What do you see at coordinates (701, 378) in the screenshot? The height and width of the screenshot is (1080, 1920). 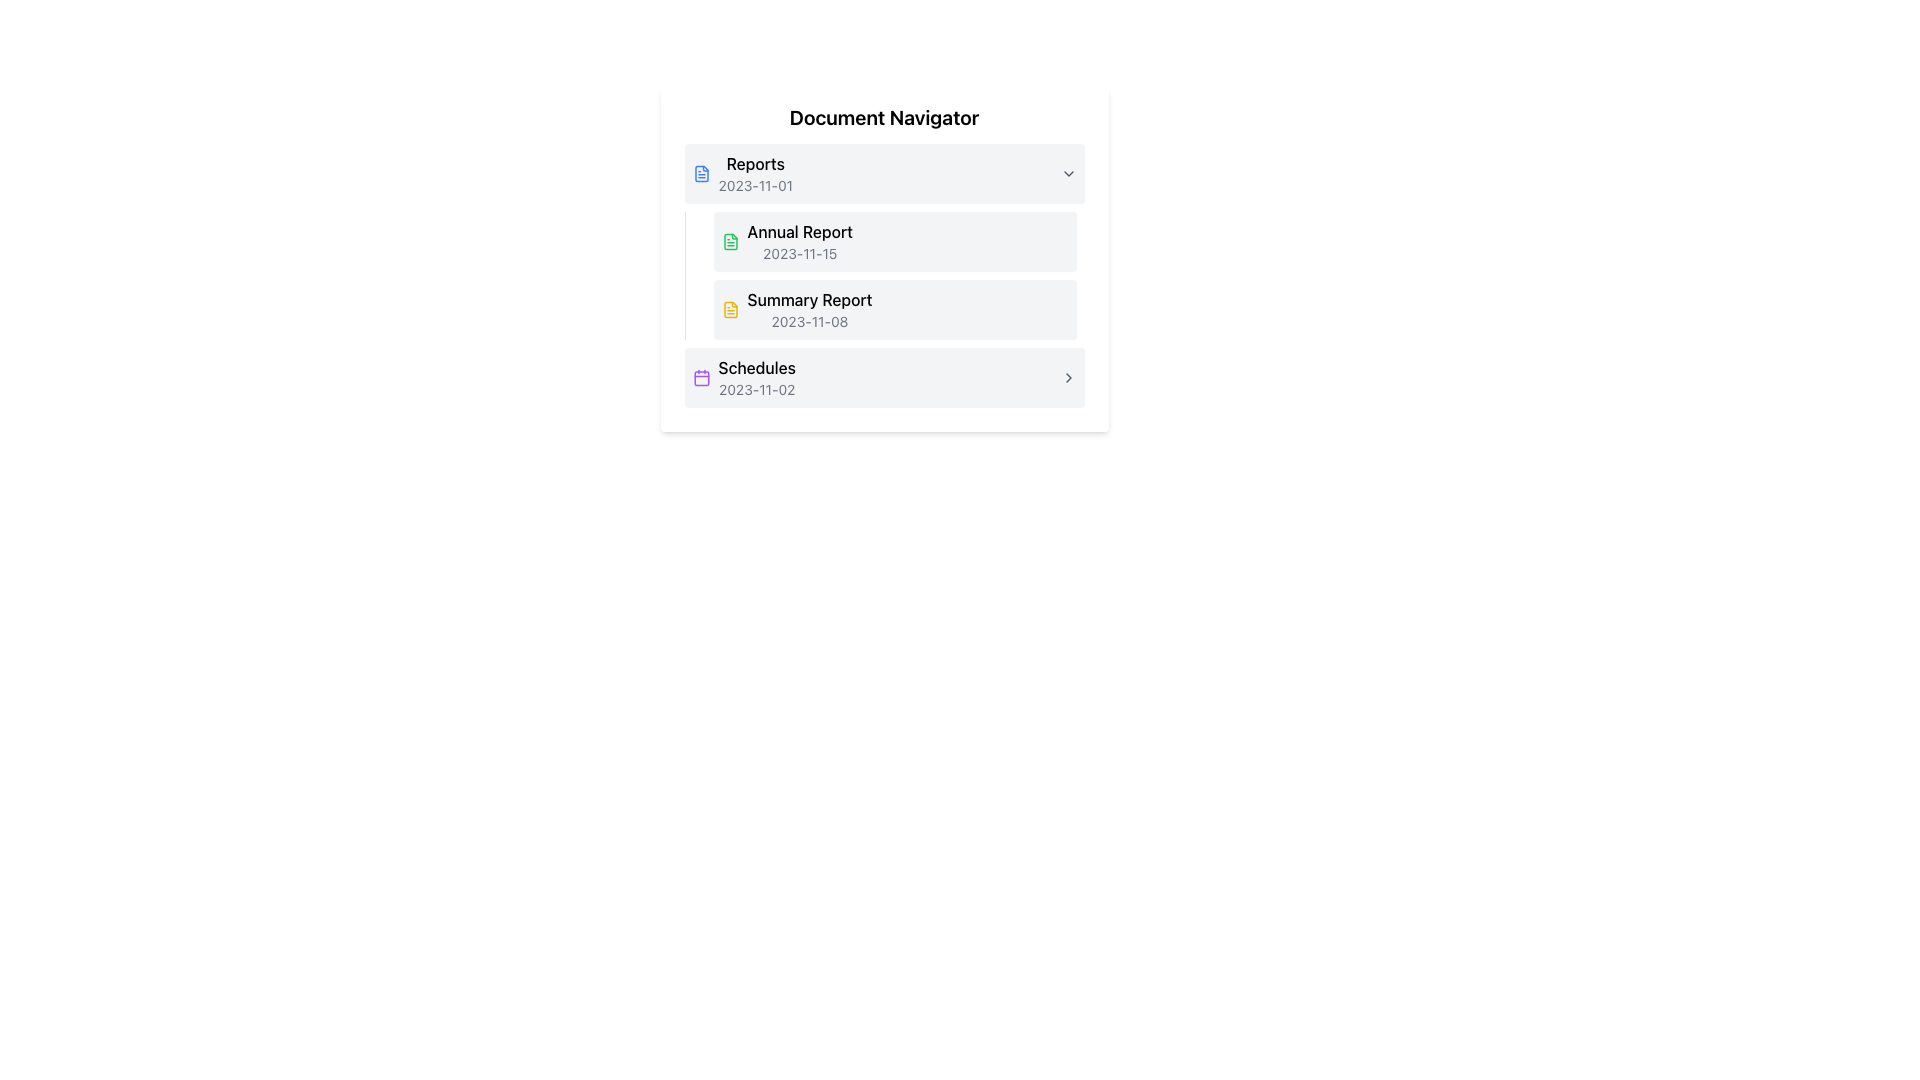 I see `the calendar-like icon with a purple outline located in the 'Schedules' section of the 'Document Navigator' interface` at bounding box center [701, 378].